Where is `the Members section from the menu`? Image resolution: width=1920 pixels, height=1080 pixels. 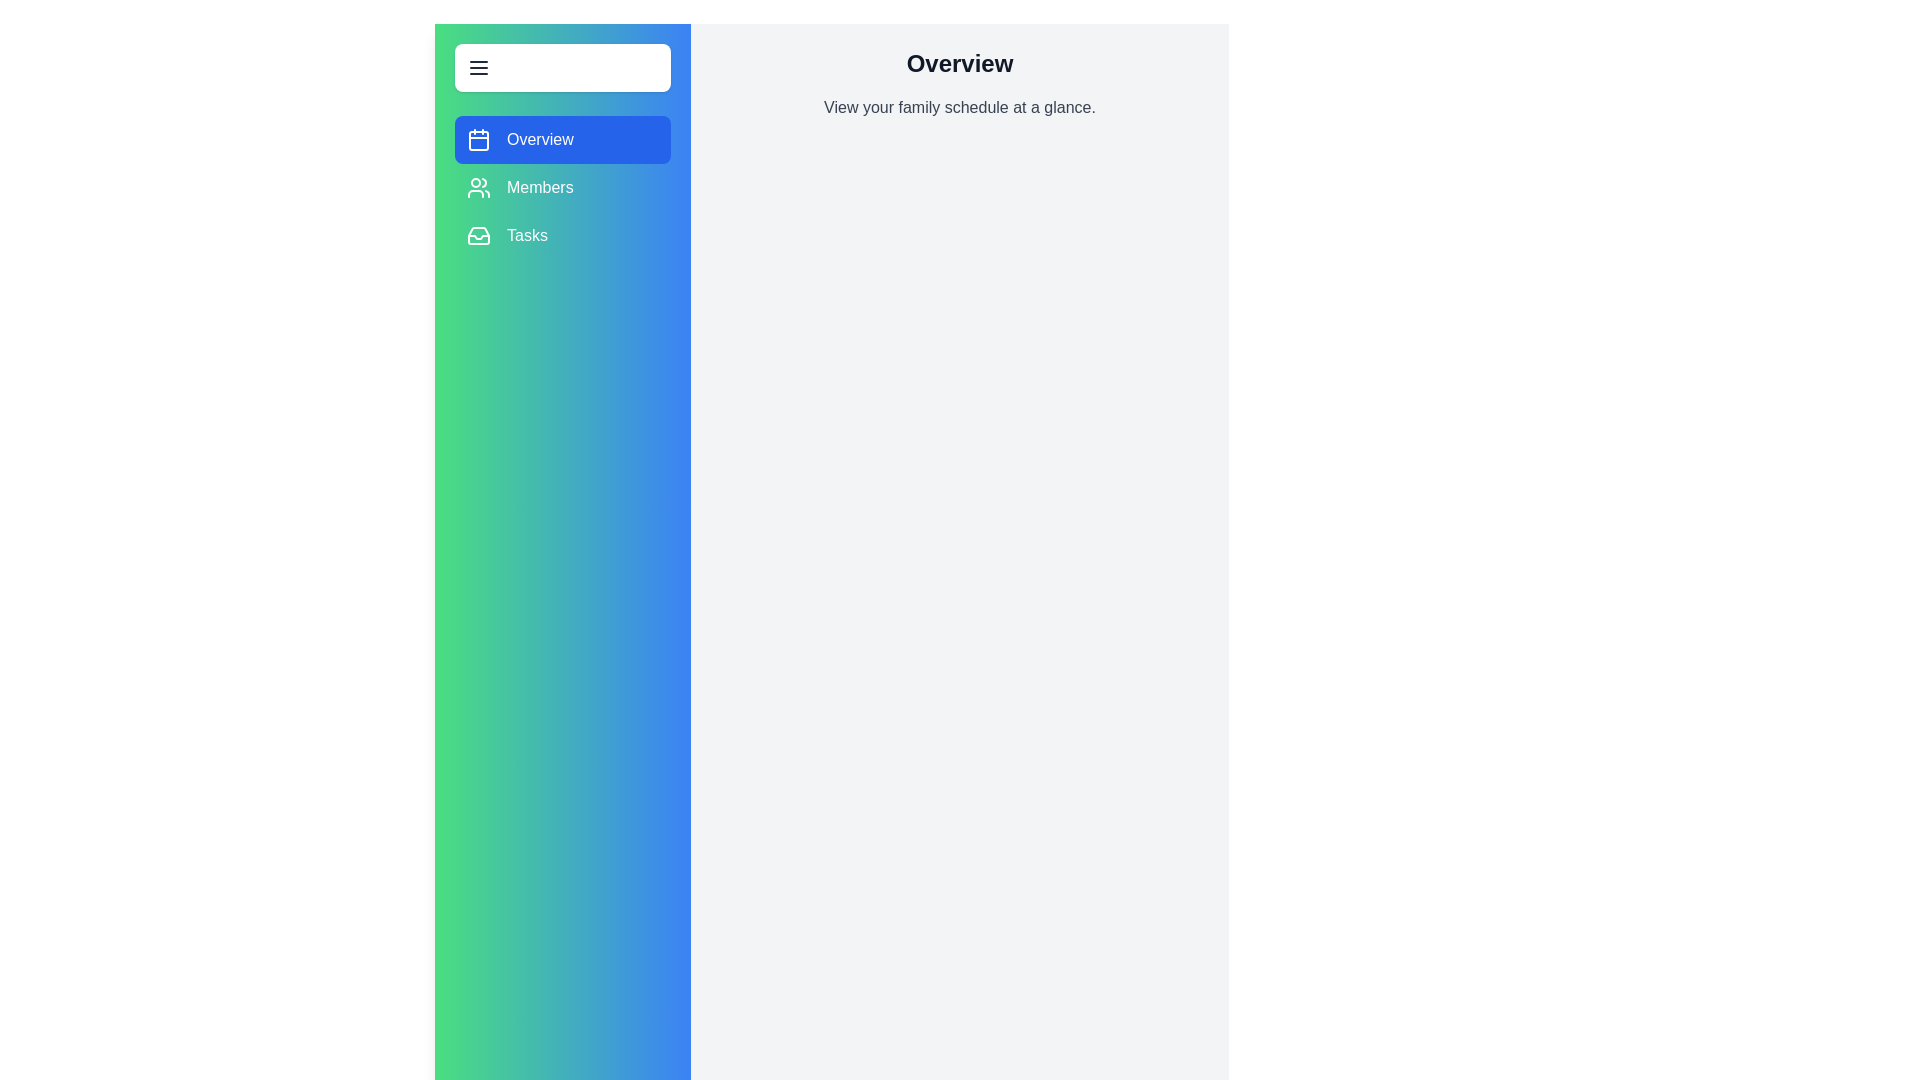 the Members section from the menu is located at coordinates (561, 188).